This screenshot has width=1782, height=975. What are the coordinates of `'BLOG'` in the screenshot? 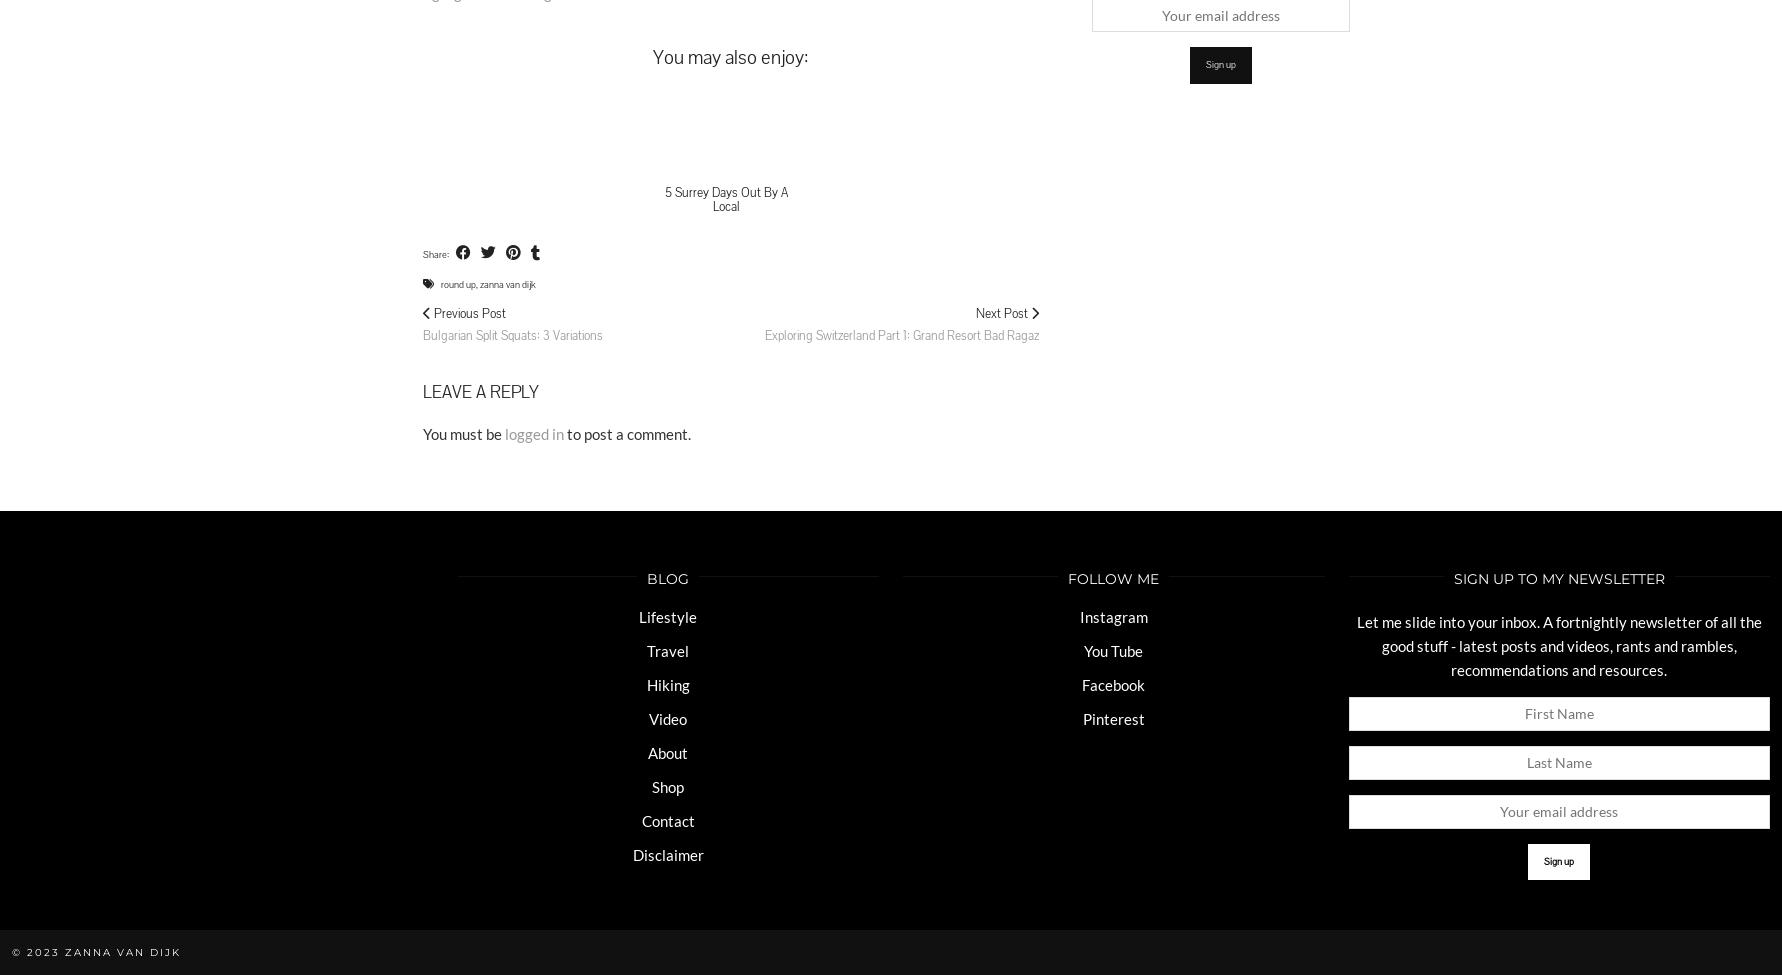 It's located at (667, 576).